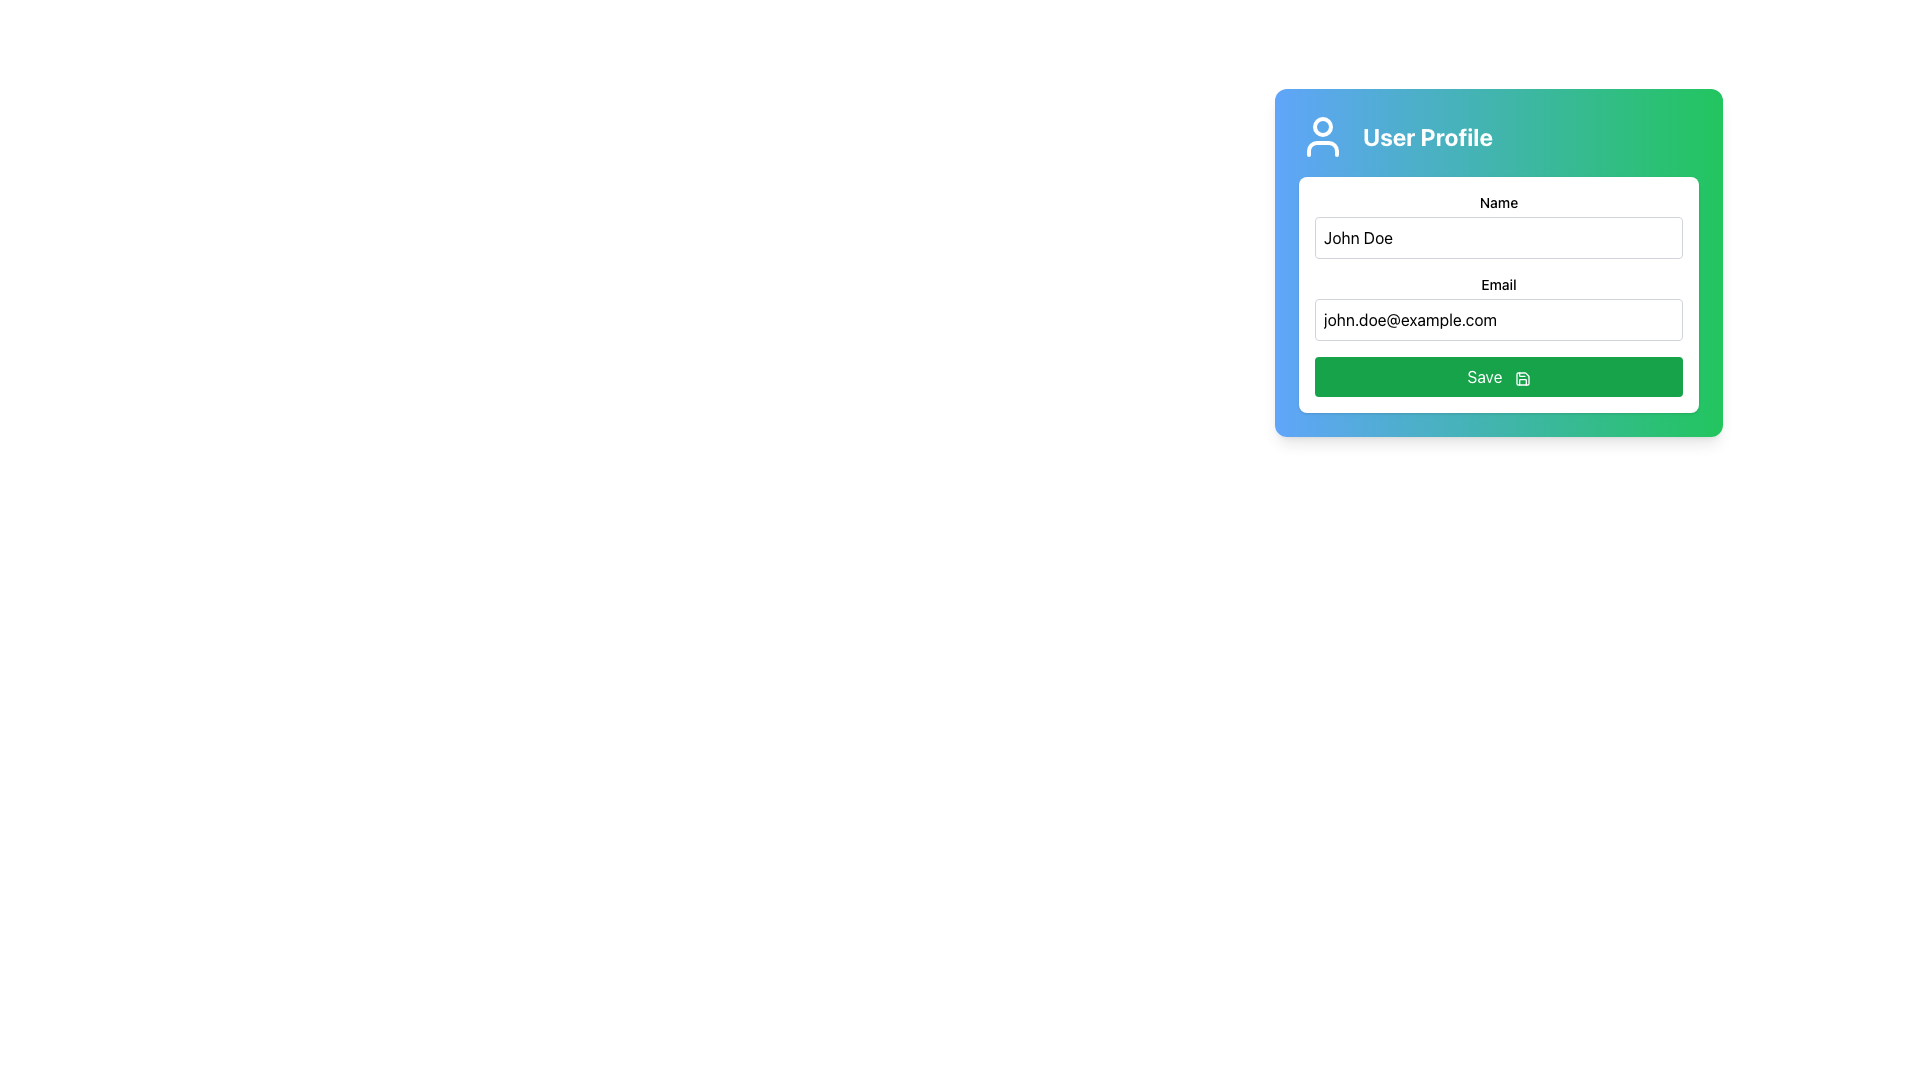  Describe the element at coordinates (1323, 127) in the screenshot. I see `the small circular SVG element located at the center of the user profile icon in the top-left corner of the user profile card` at that location.